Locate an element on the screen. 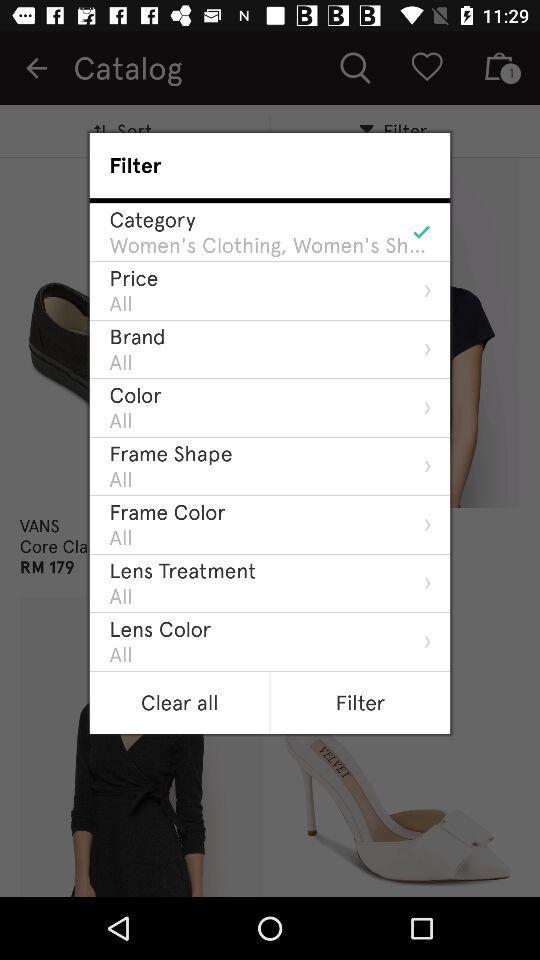 This screenshot has height=960, width=540. the item below the category is located at coordinates (270, 244).